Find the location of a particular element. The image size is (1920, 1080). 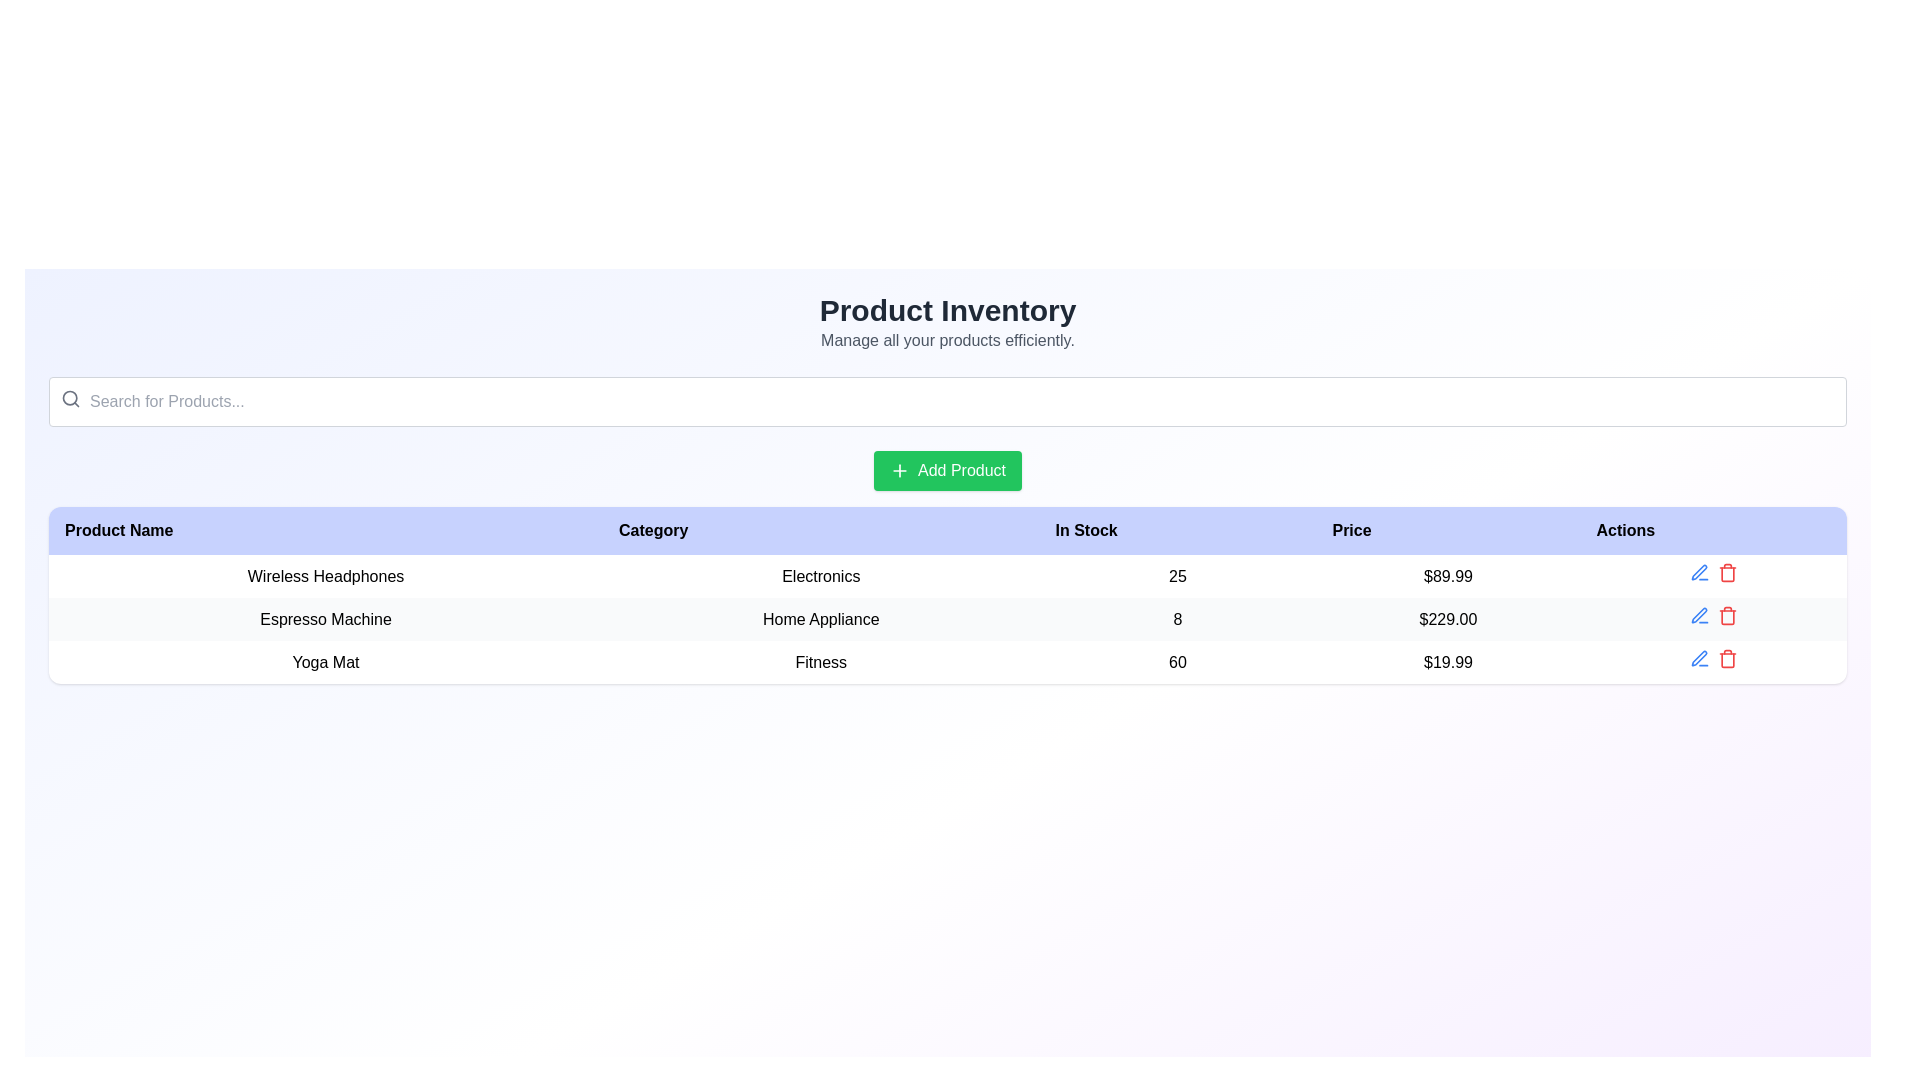

the Text label that displays the category classification of the corresponding product, located in the second column of the last row in a table under the header 'Category' is located at coordinates (821, 662).